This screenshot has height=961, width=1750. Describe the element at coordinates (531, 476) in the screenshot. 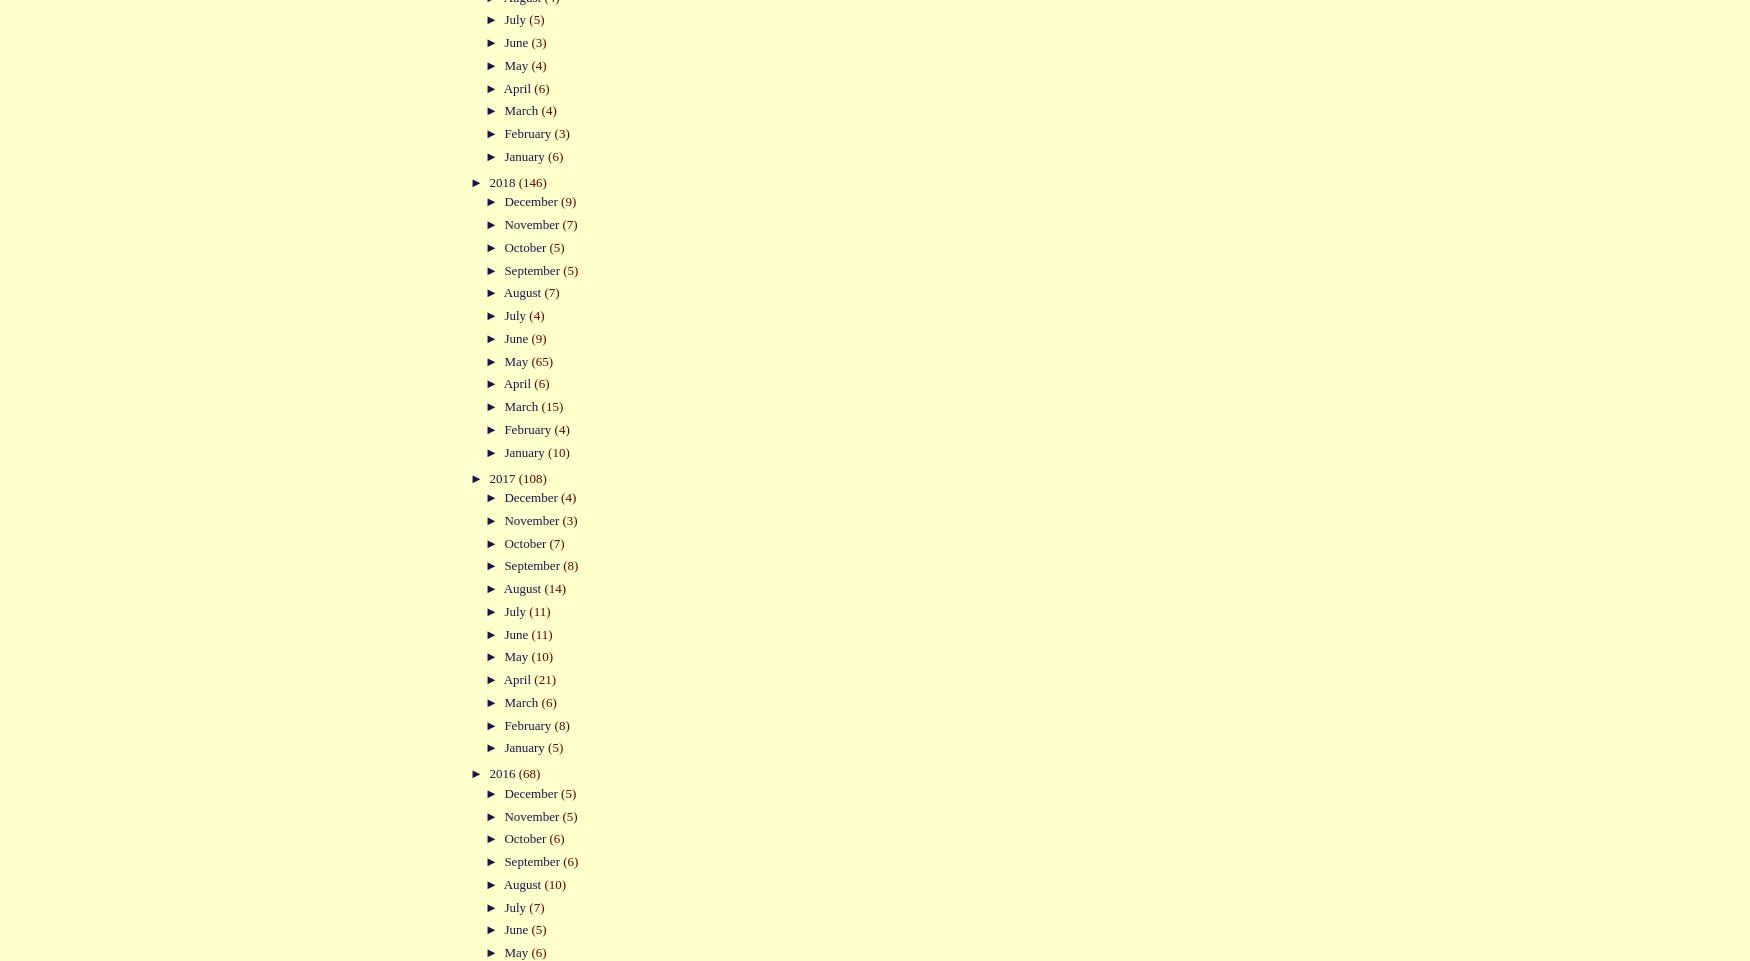

I see `'(108)'` at that location.